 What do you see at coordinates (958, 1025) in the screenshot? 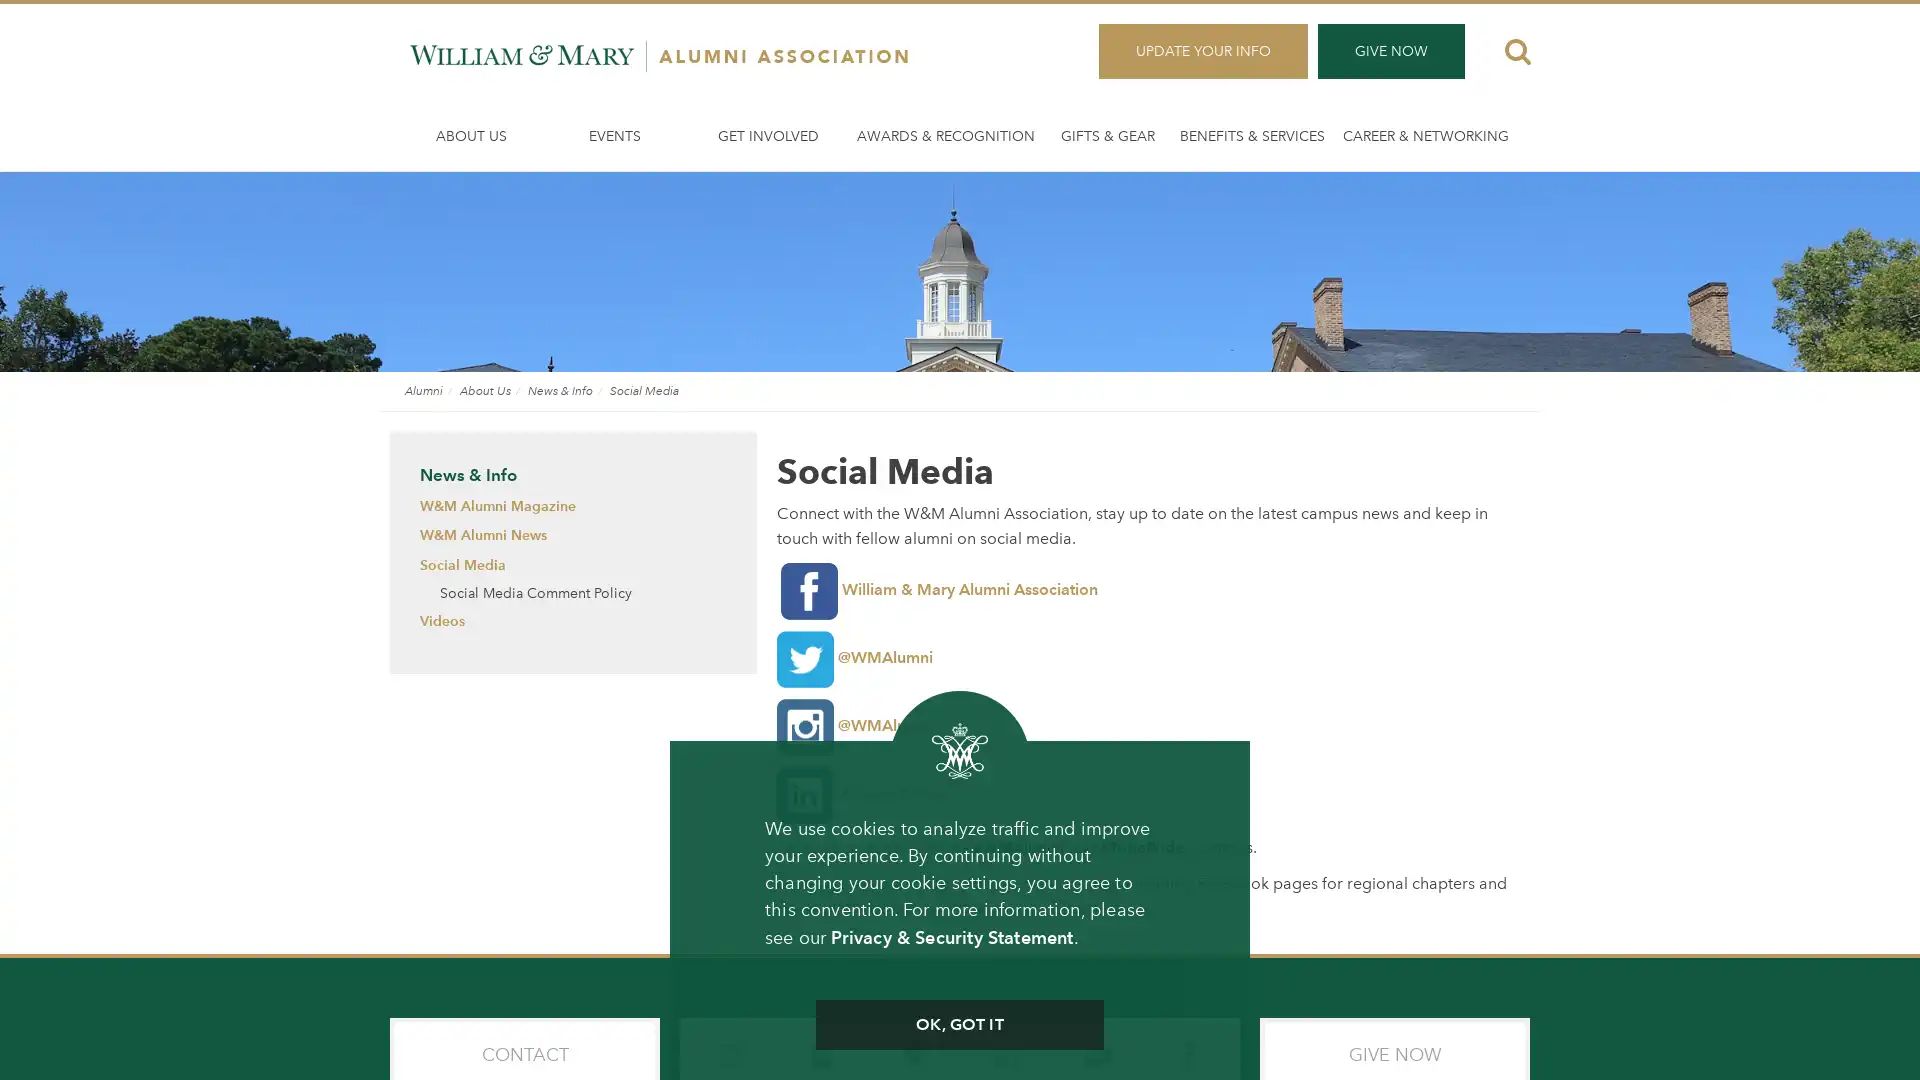
I see `OK, GOT IT` at bounding box center [958, 1025].